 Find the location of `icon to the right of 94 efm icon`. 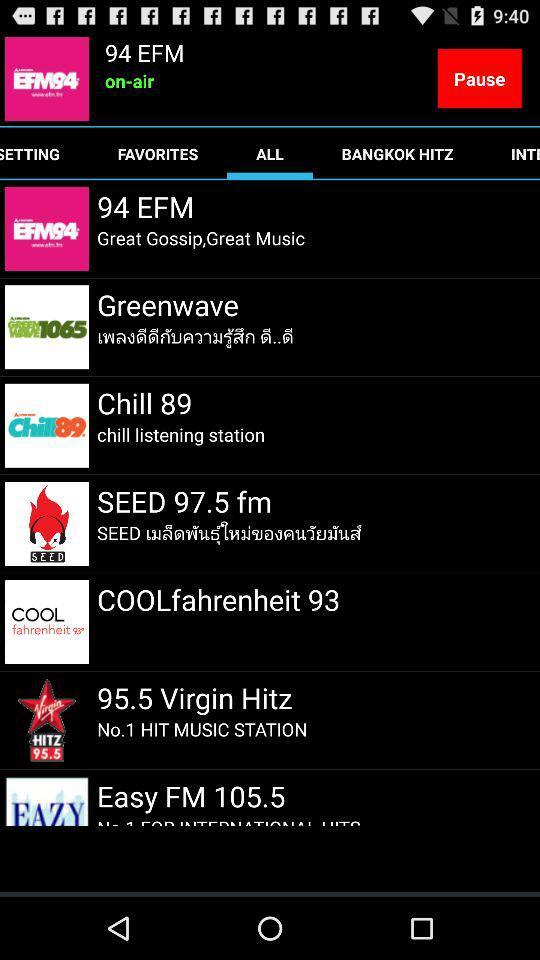

icon to the right of 94 efm icon is located at coordinates (478, 78).